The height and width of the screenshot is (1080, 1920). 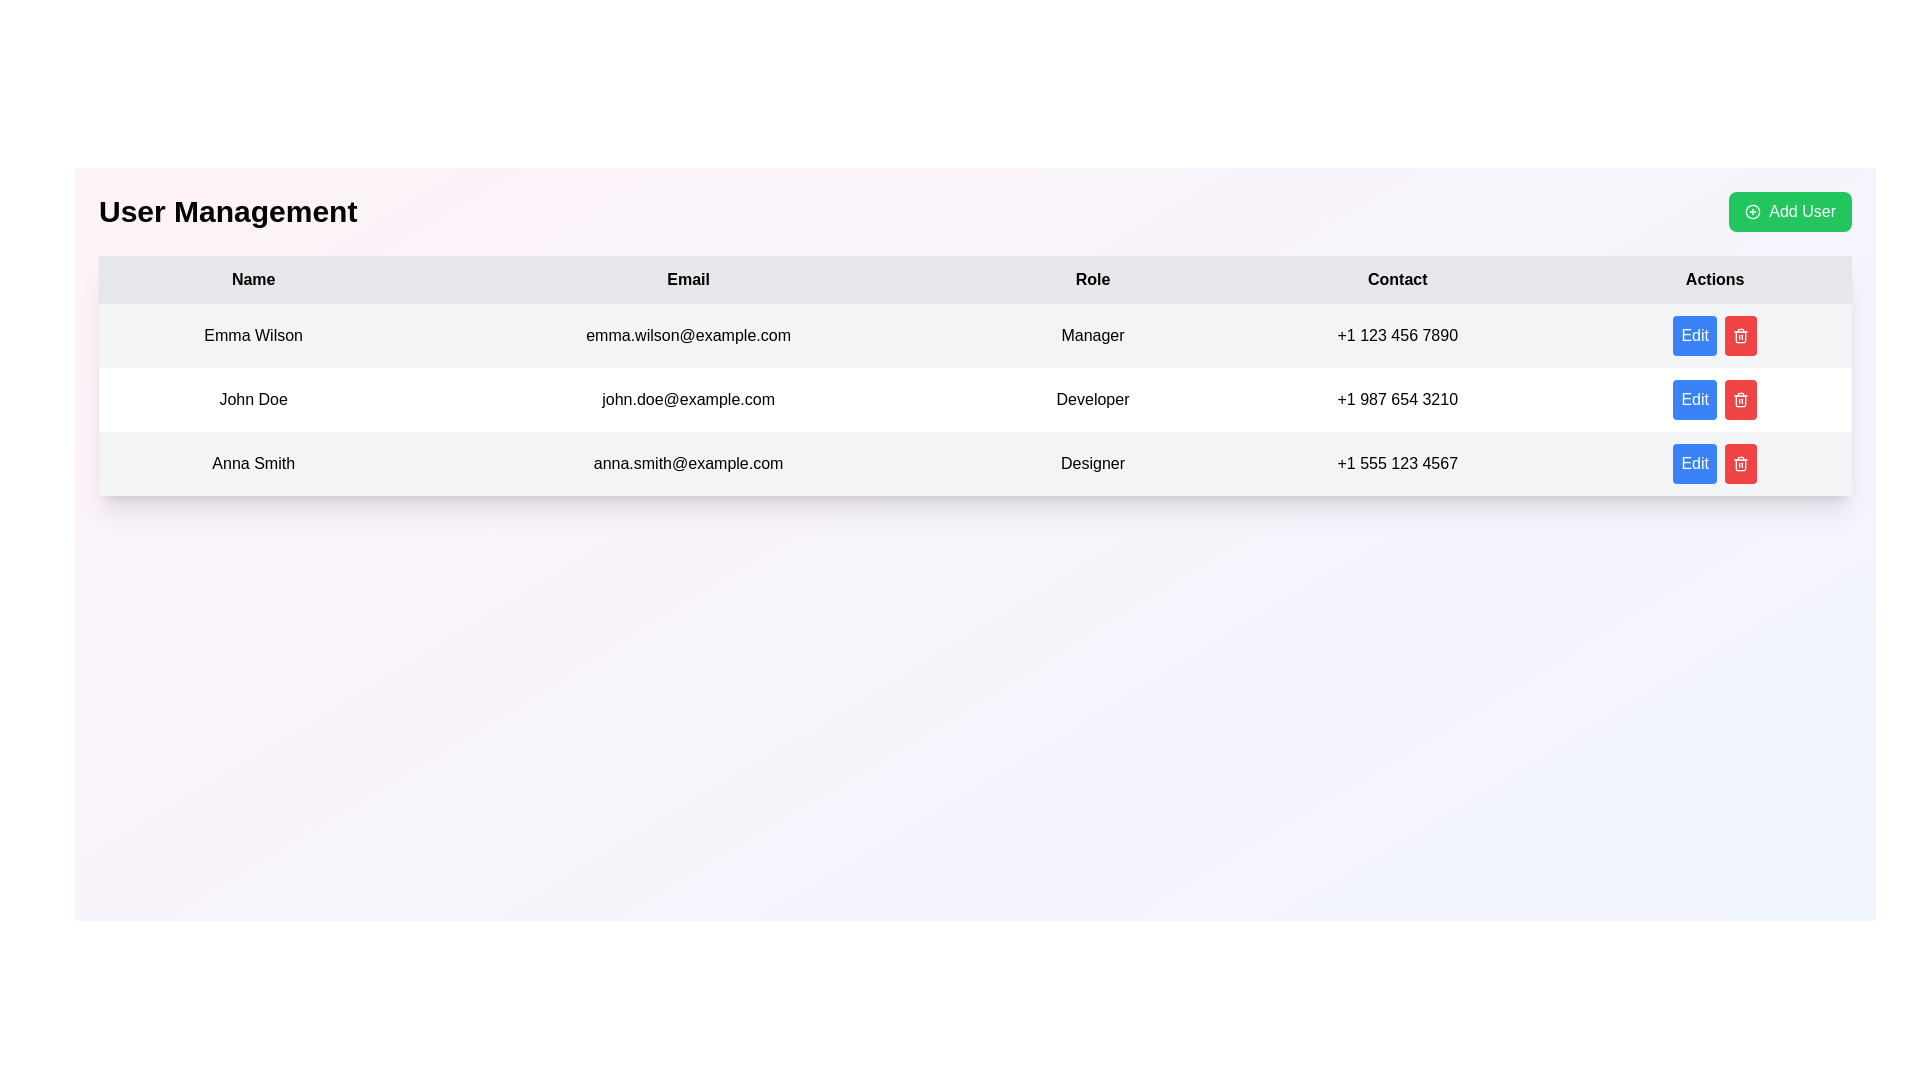 What do you see at coordinates (688, 334) in the screenshot?
I see `the text label displaying the email address 'emma.wilson@example.com' located in the second column of the first row of the User Management table` at bounding box center [688, 334].